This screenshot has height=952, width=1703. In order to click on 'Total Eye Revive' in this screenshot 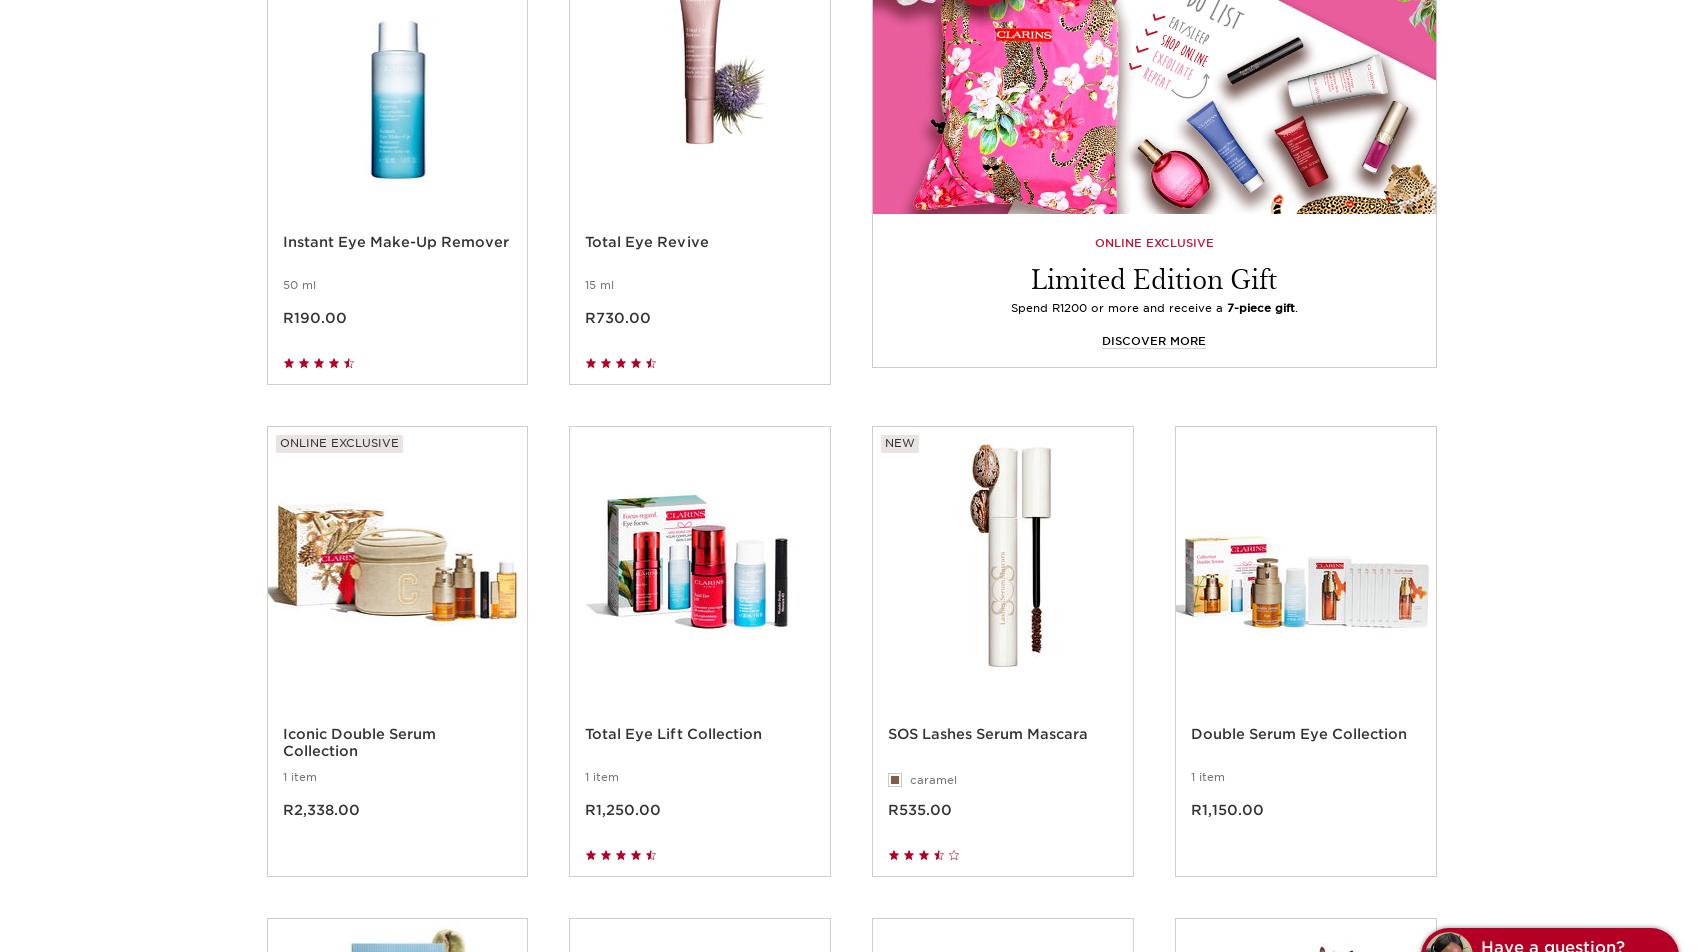, I will do `click(645, 263)`.